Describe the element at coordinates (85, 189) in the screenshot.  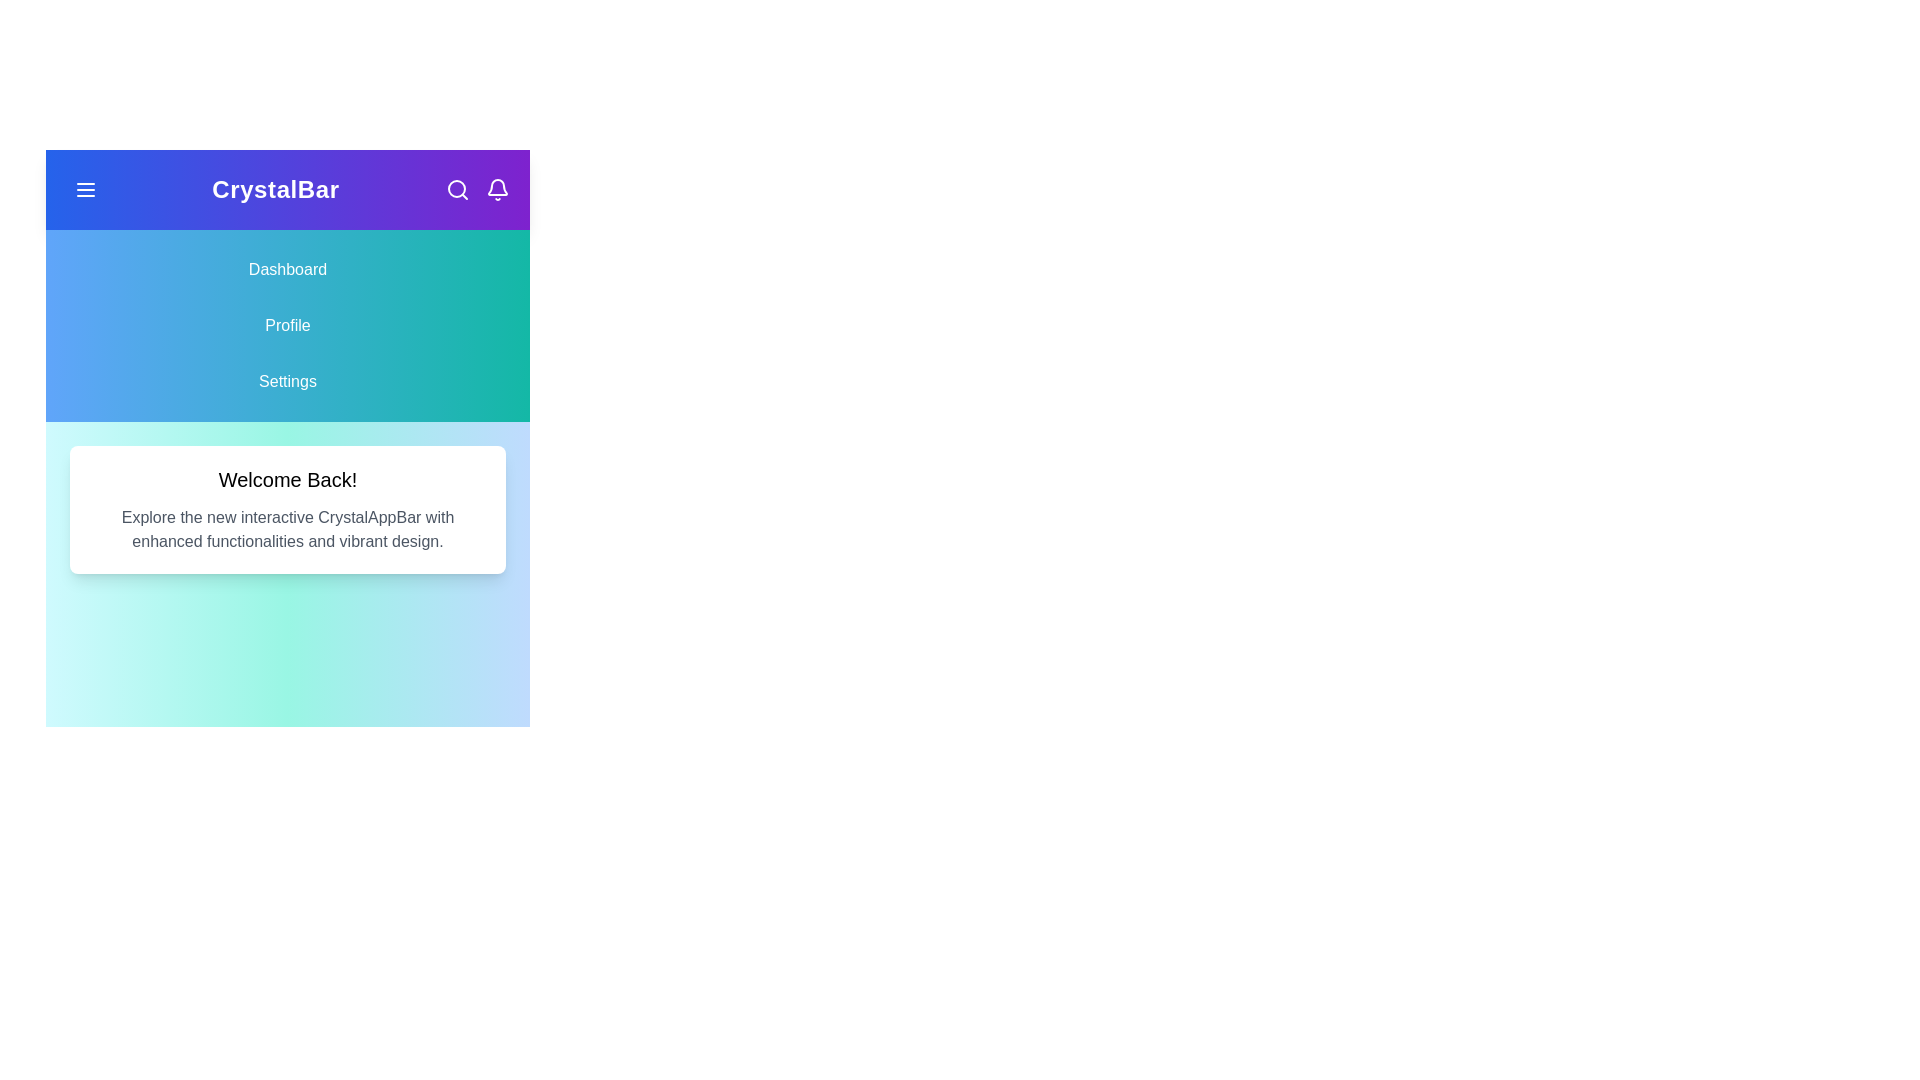
I see `the interactive element at menu_button` at that location.